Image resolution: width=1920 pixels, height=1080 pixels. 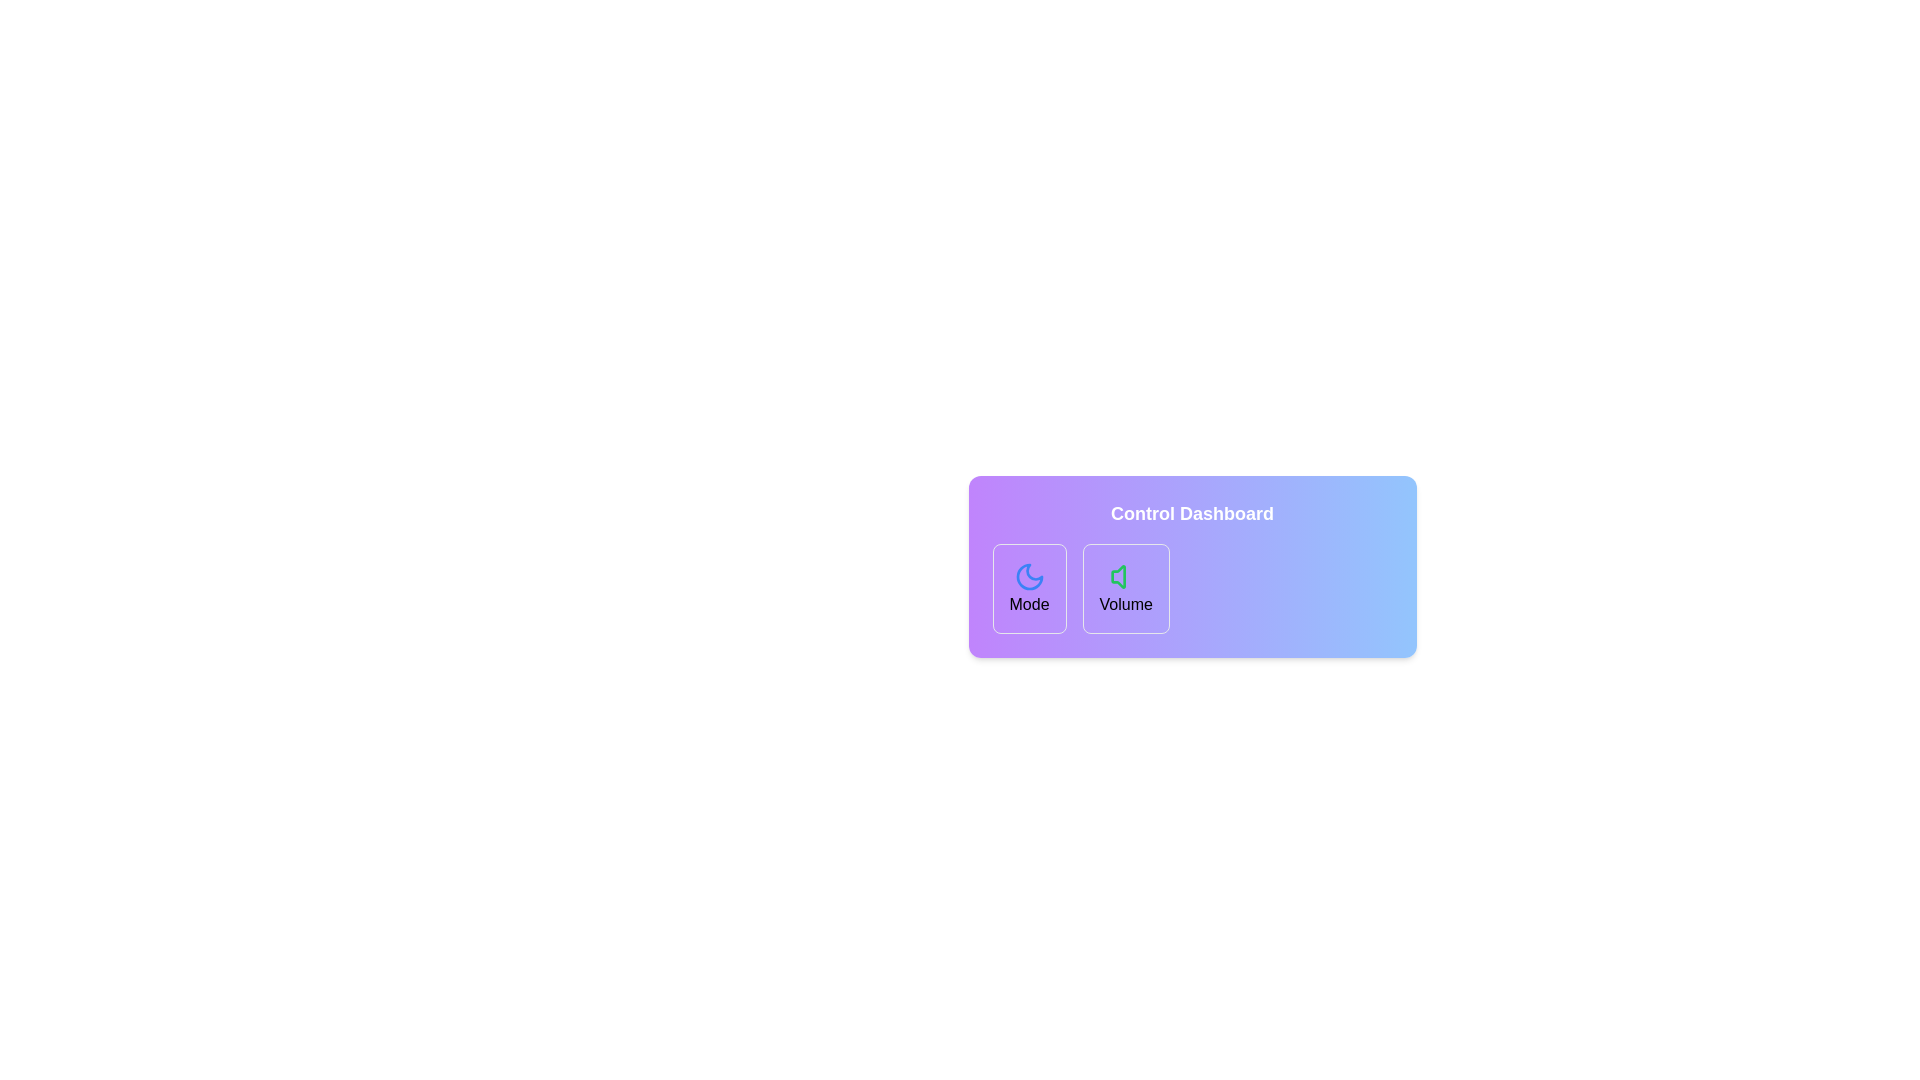 What do you see at coordinates (1126, 588) in the screenshot?
I see `the Volume option to observe its hover effect` at bounding box center [1126, 588].